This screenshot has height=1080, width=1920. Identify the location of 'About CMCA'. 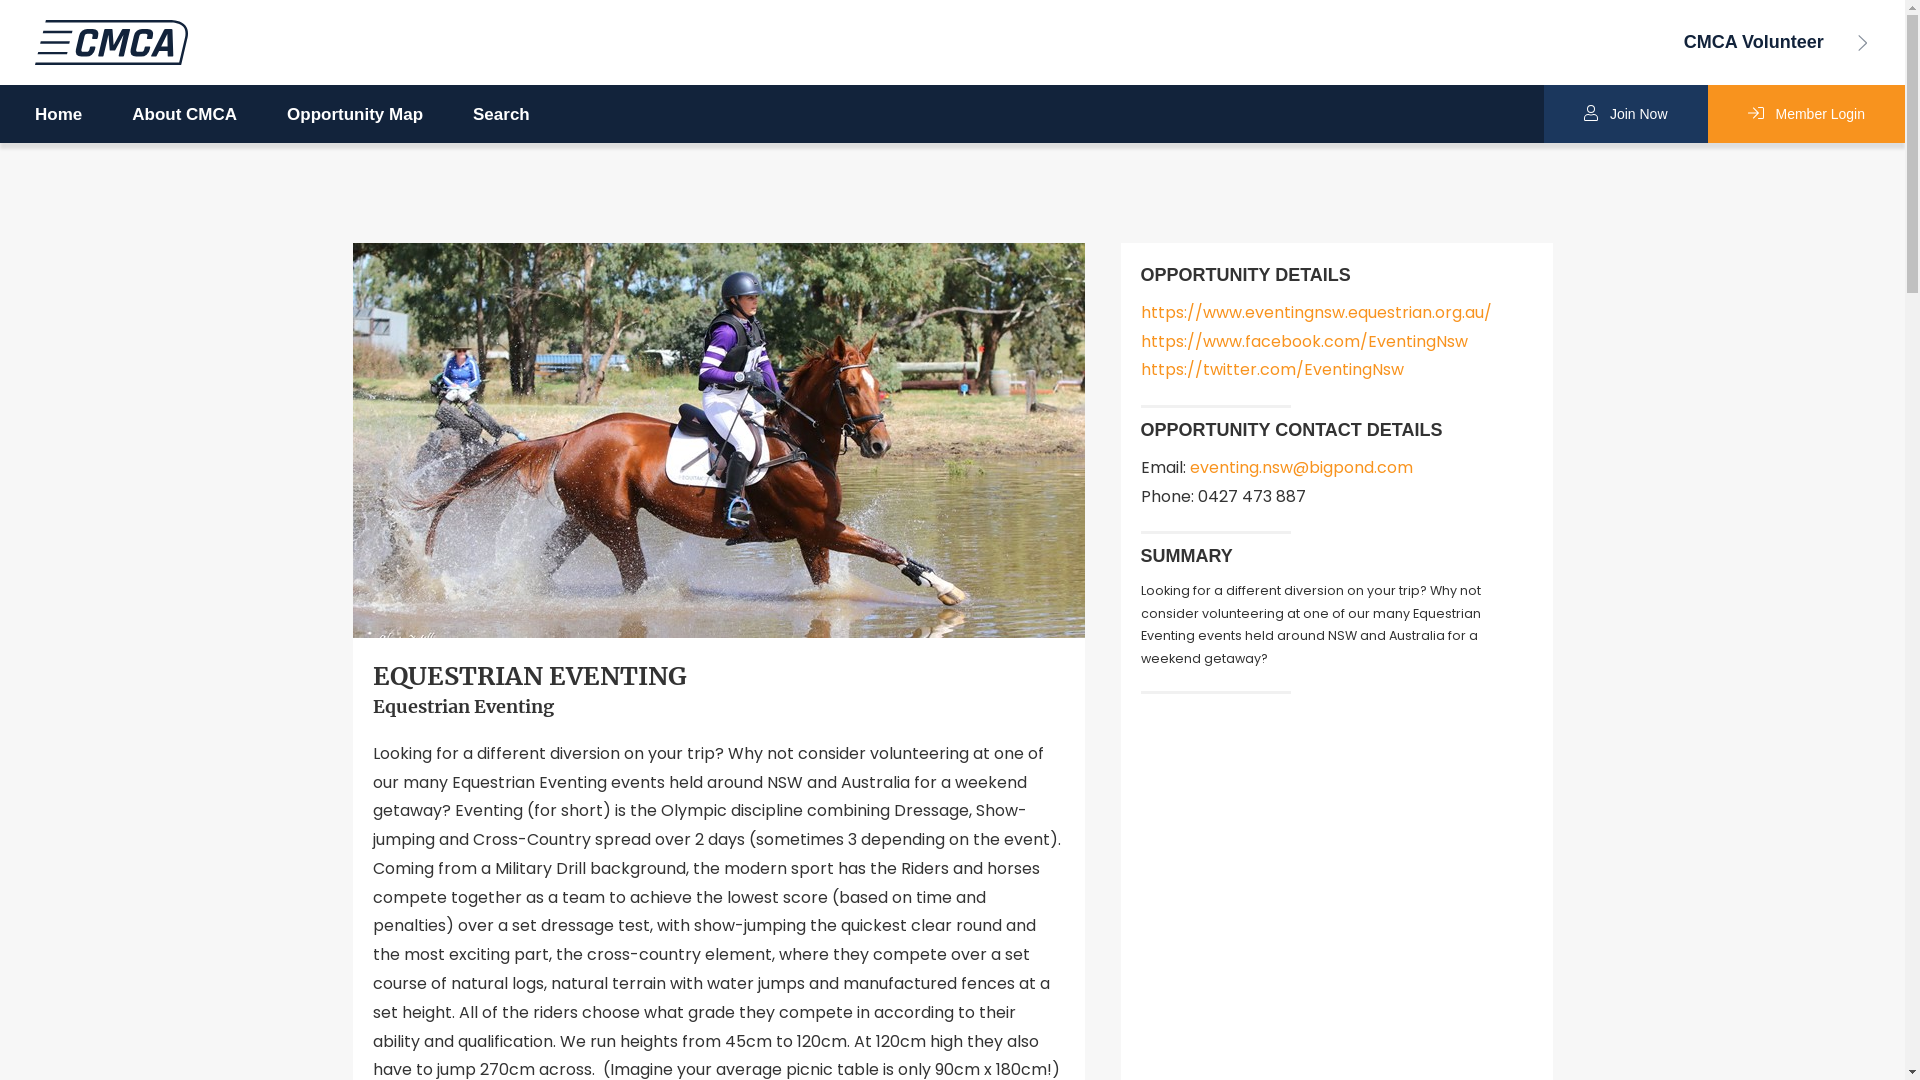
(184, 115).